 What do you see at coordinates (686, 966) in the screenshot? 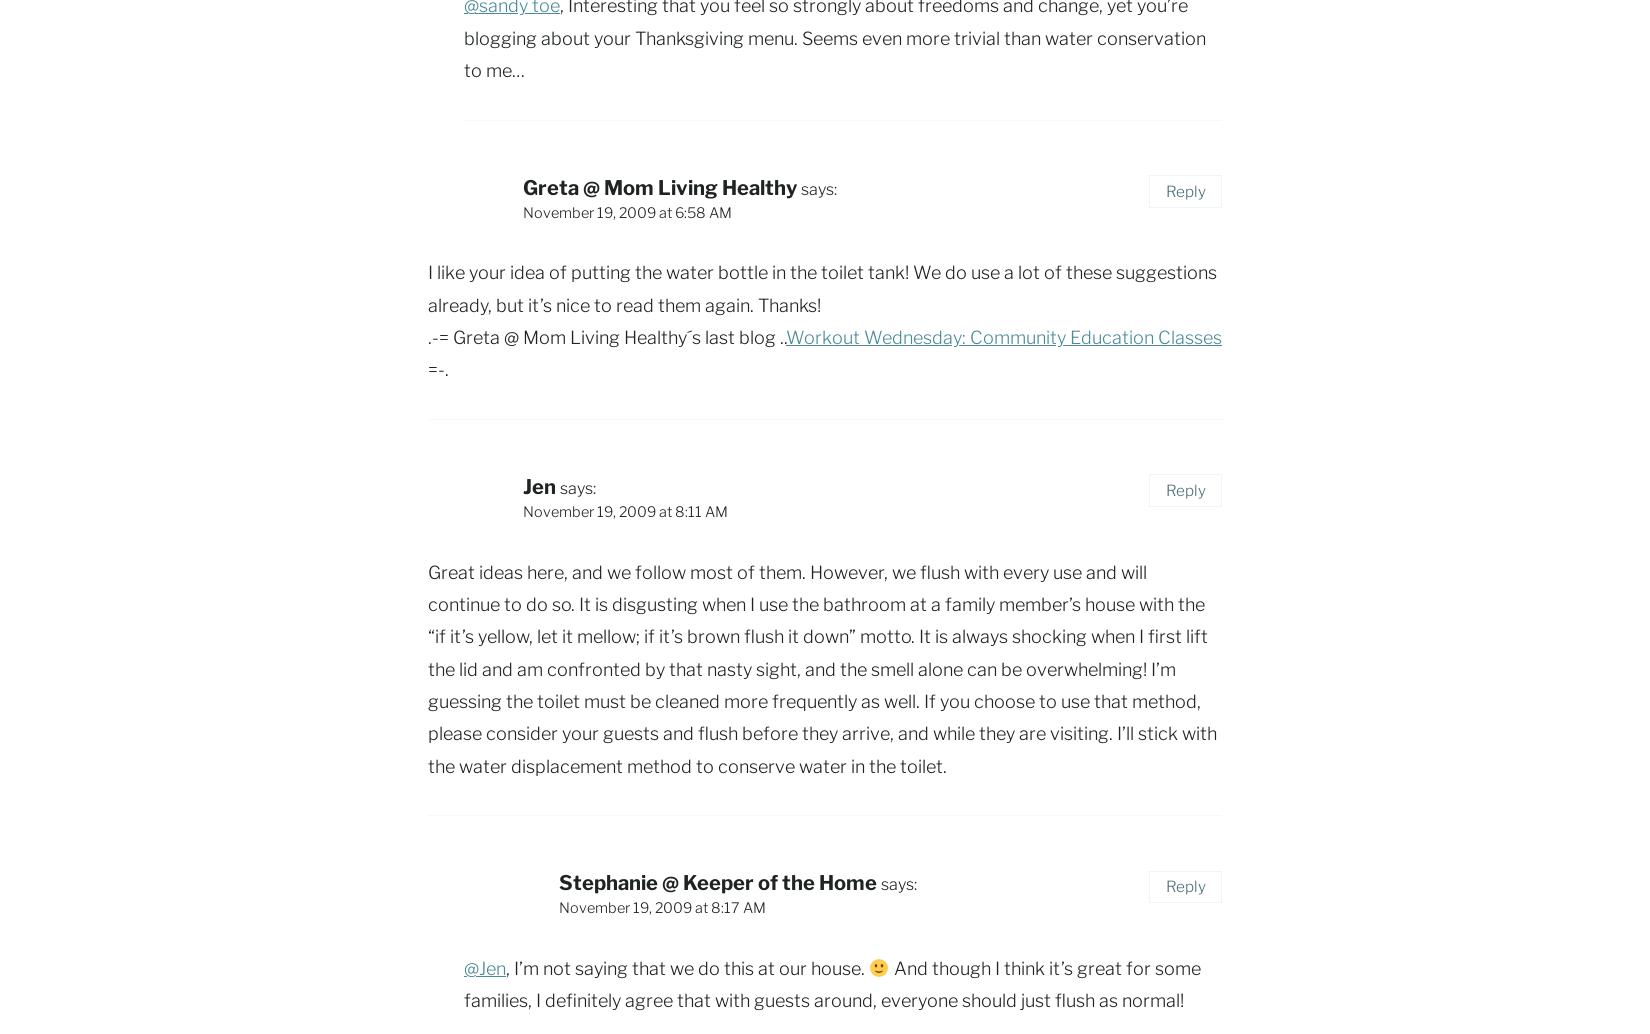
I see `', I’m not saying that we do this at our house.'` at bounding box center [686, 966].